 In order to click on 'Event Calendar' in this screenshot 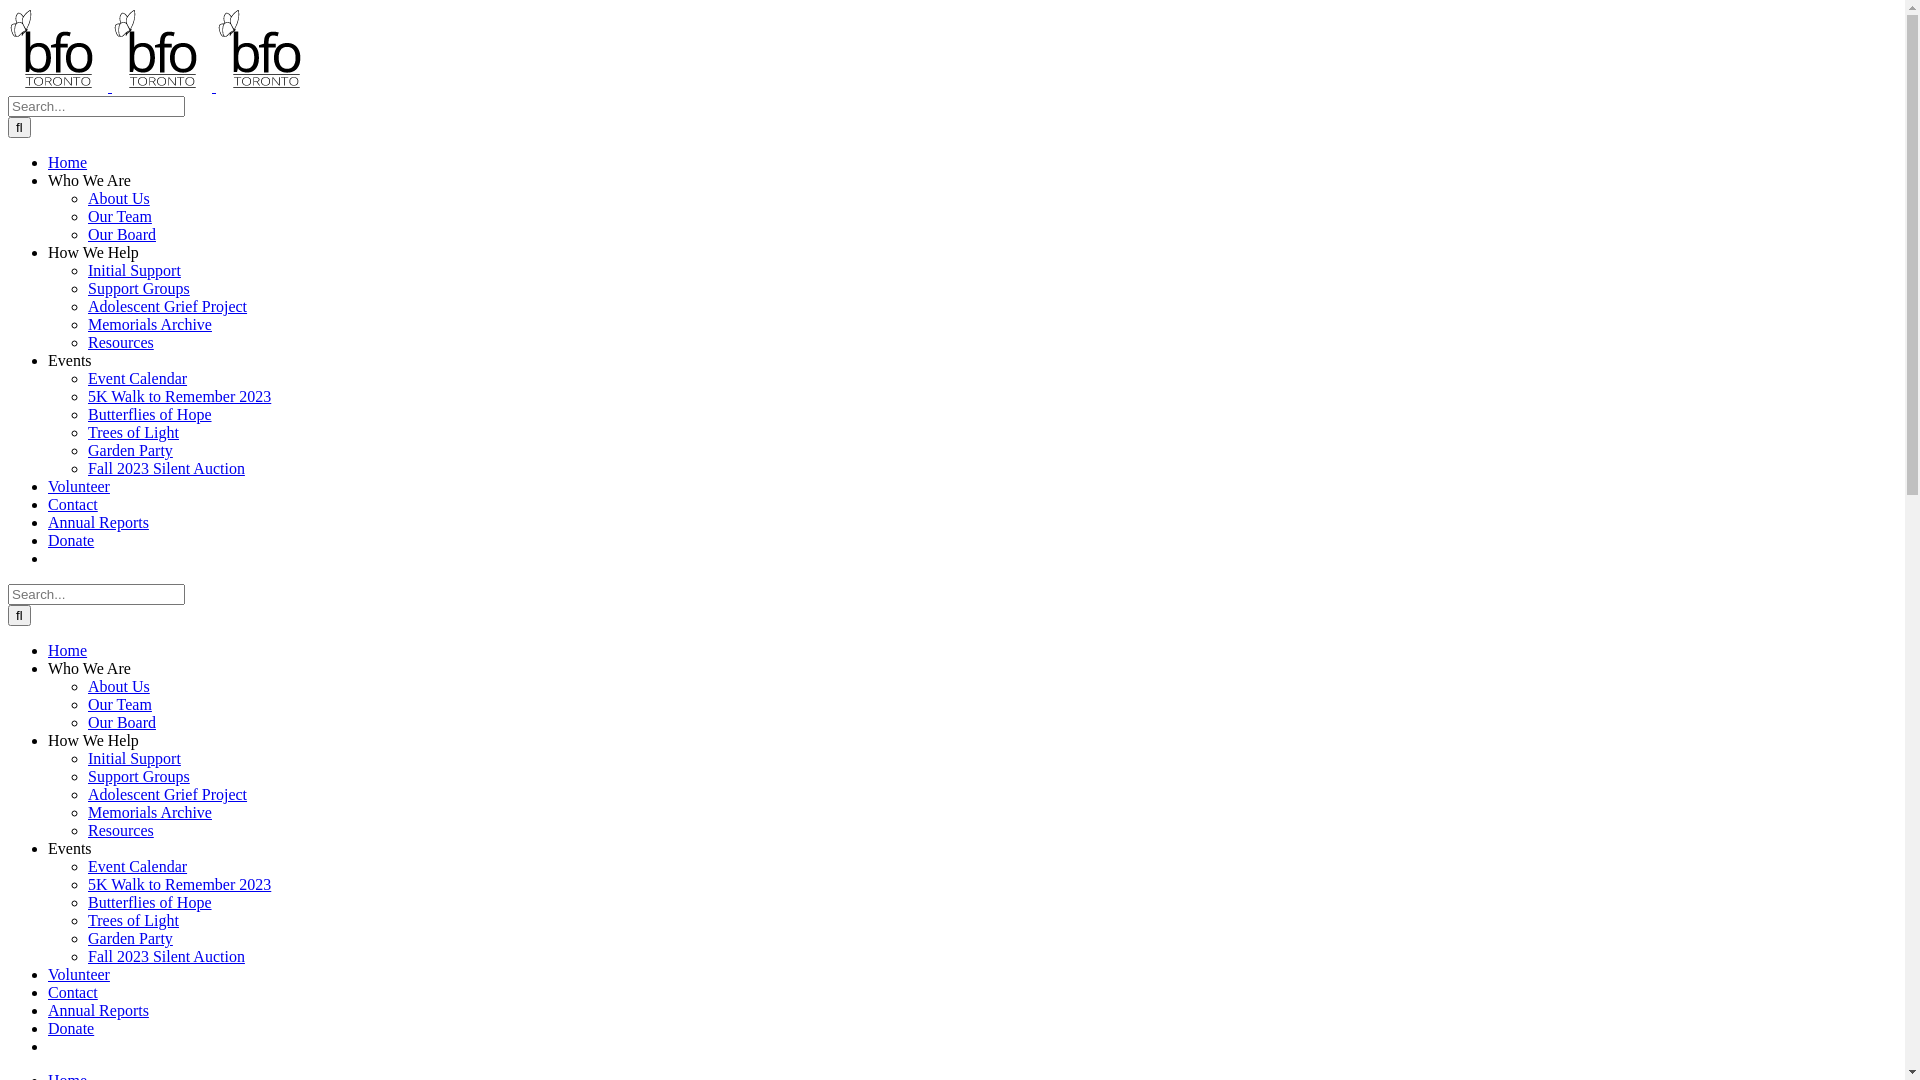, I will do `click(136, 378)`.